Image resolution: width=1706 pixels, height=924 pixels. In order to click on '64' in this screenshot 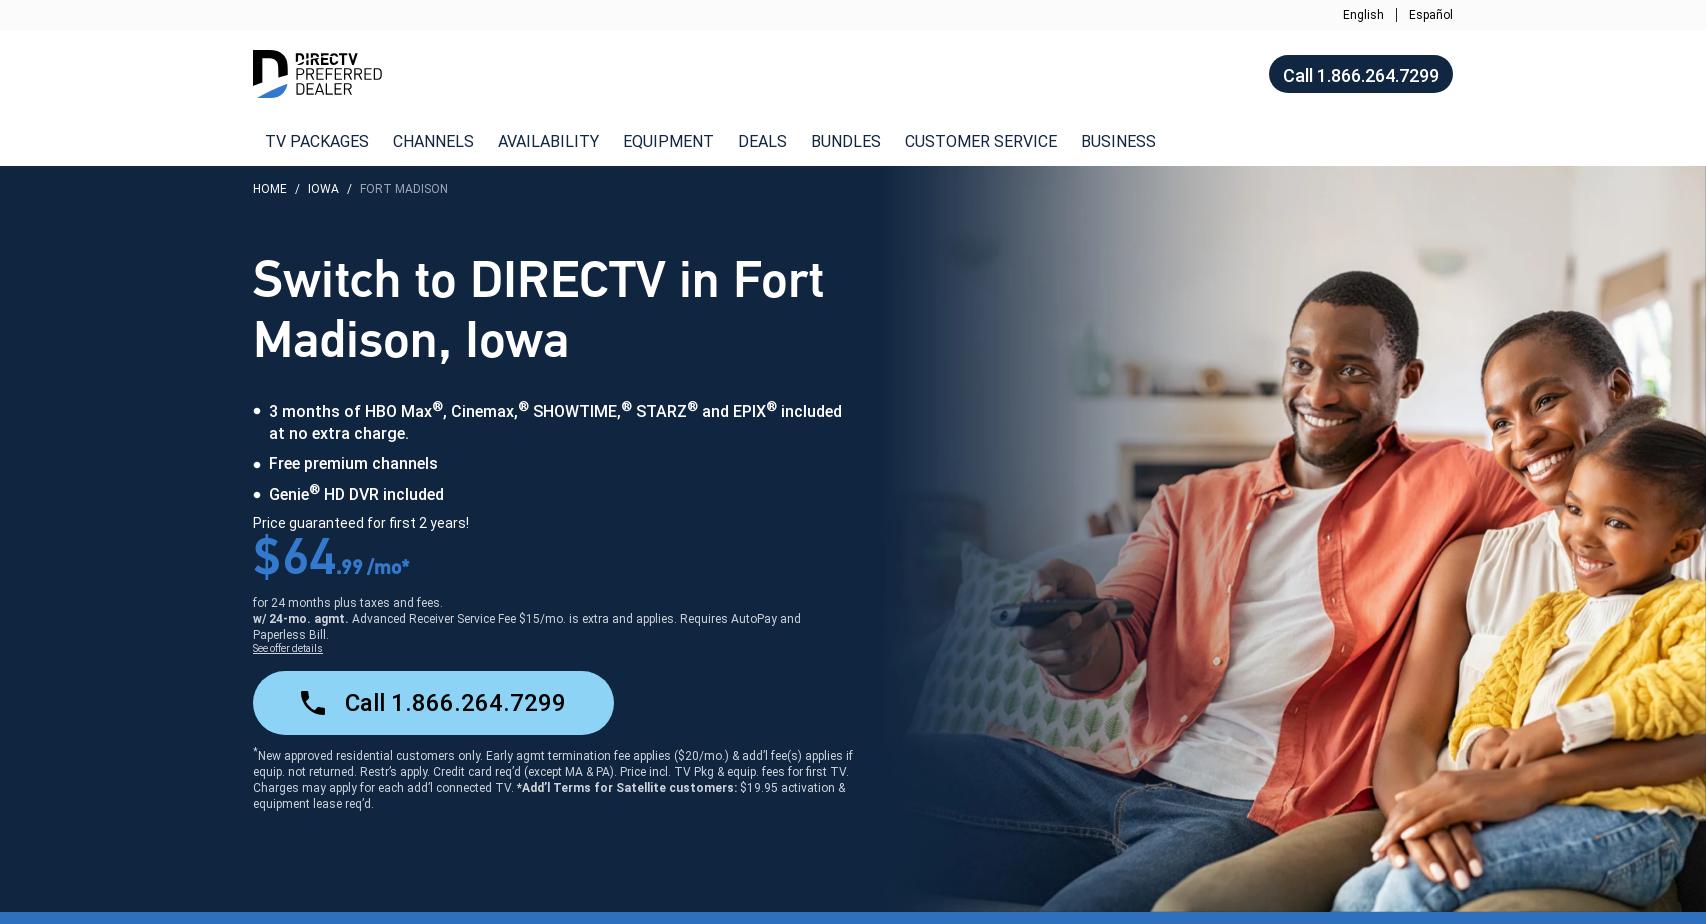, I will do `click(282, 560)`.